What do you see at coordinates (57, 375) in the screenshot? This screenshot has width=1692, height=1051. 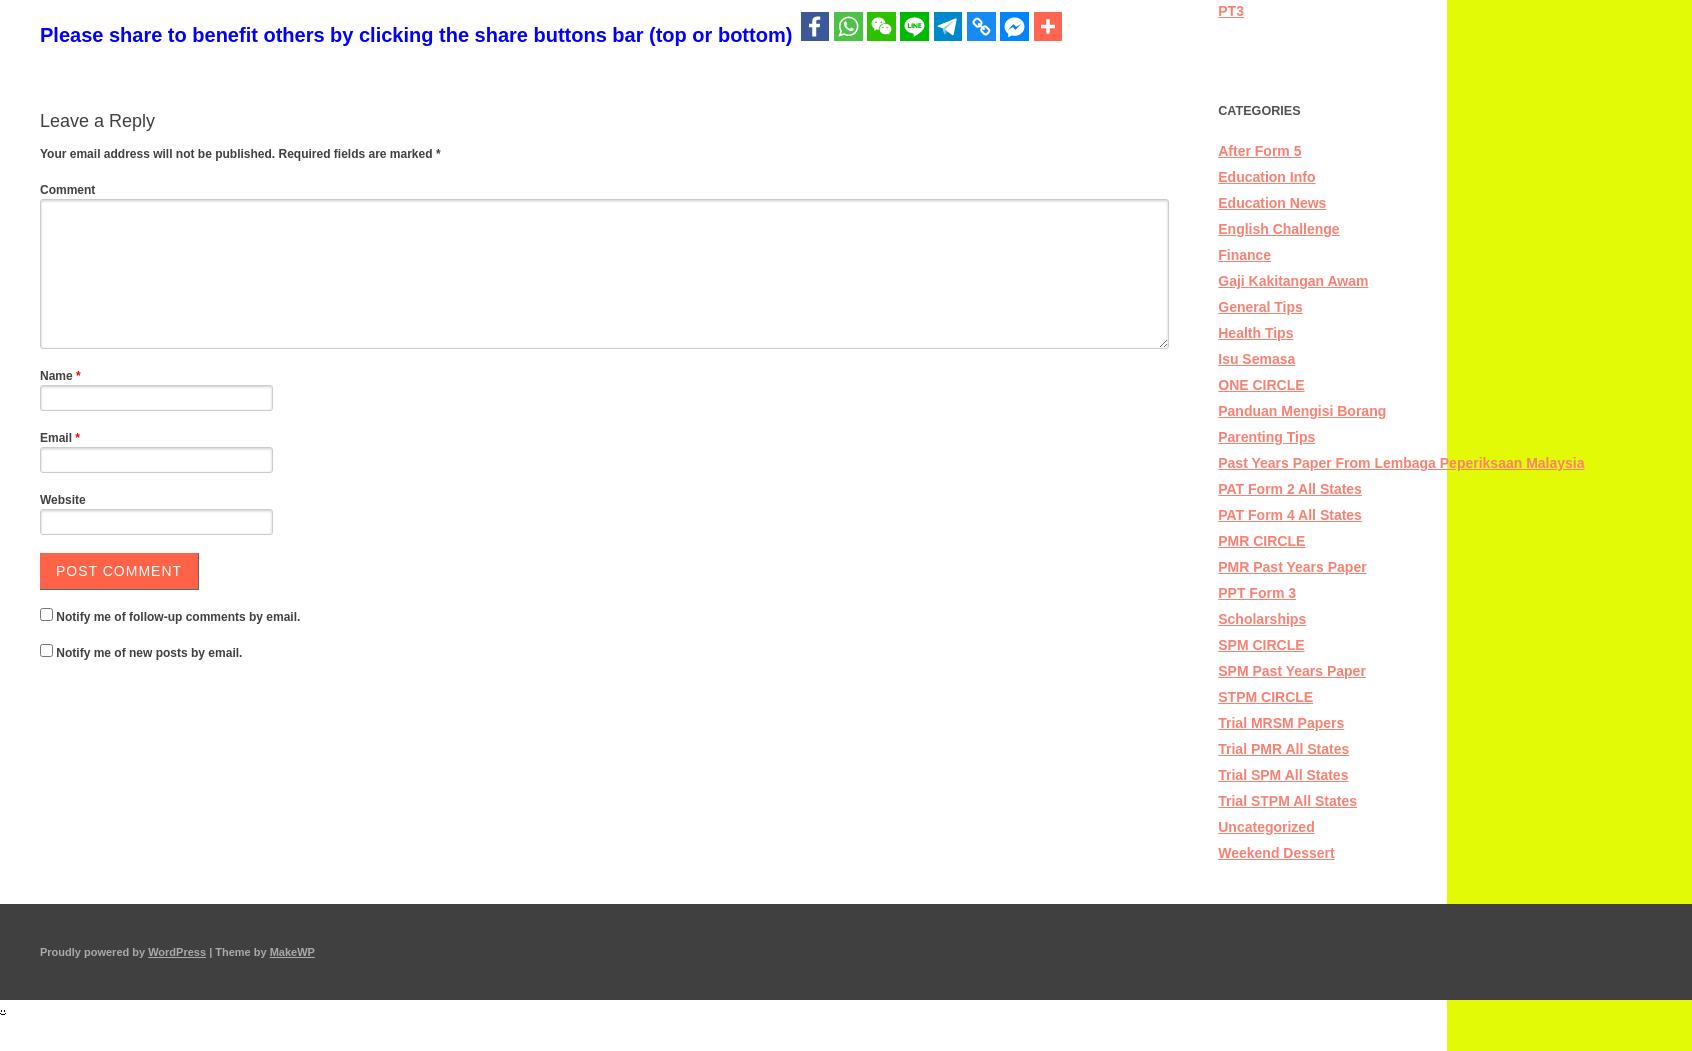 I see `'Name'` at bounding box center [57, 375].